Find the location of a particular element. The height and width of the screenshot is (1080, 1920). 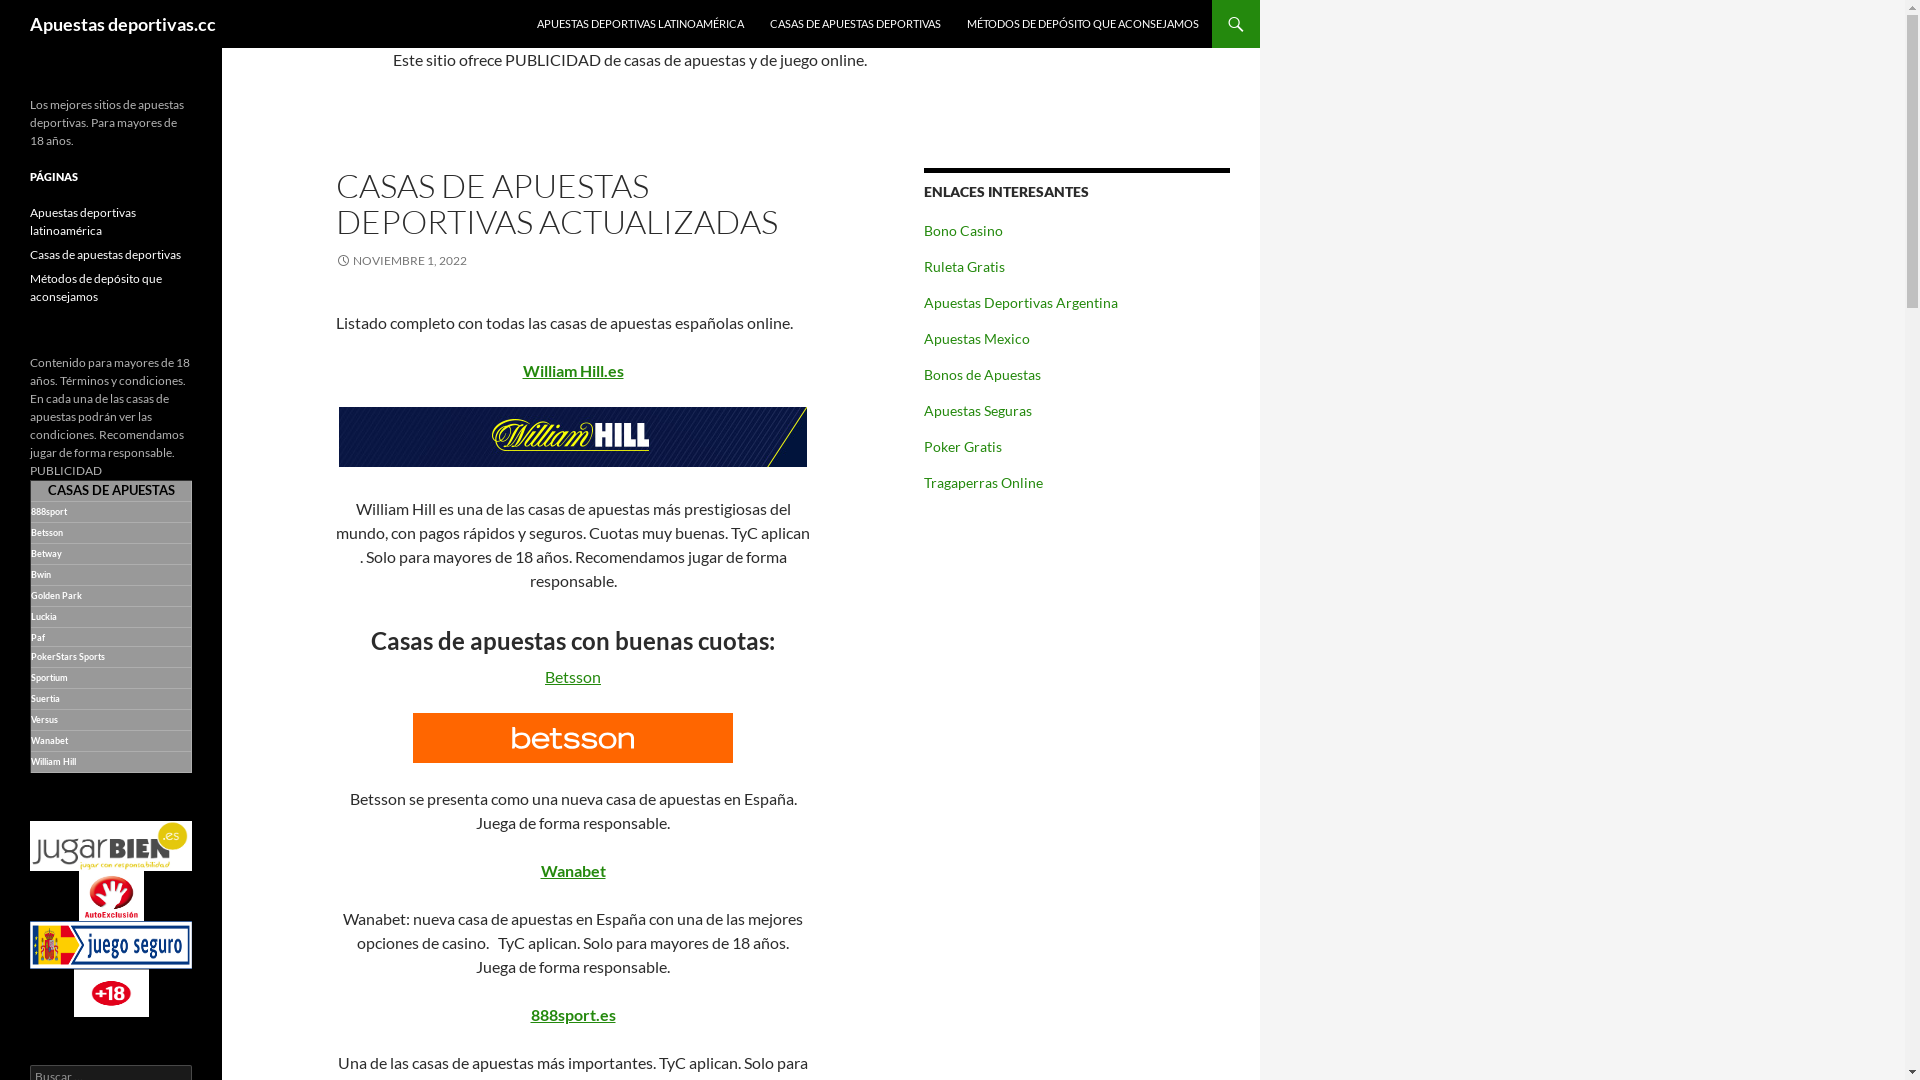

'Apuestas Seguras' is located at coordinates (978, 409).